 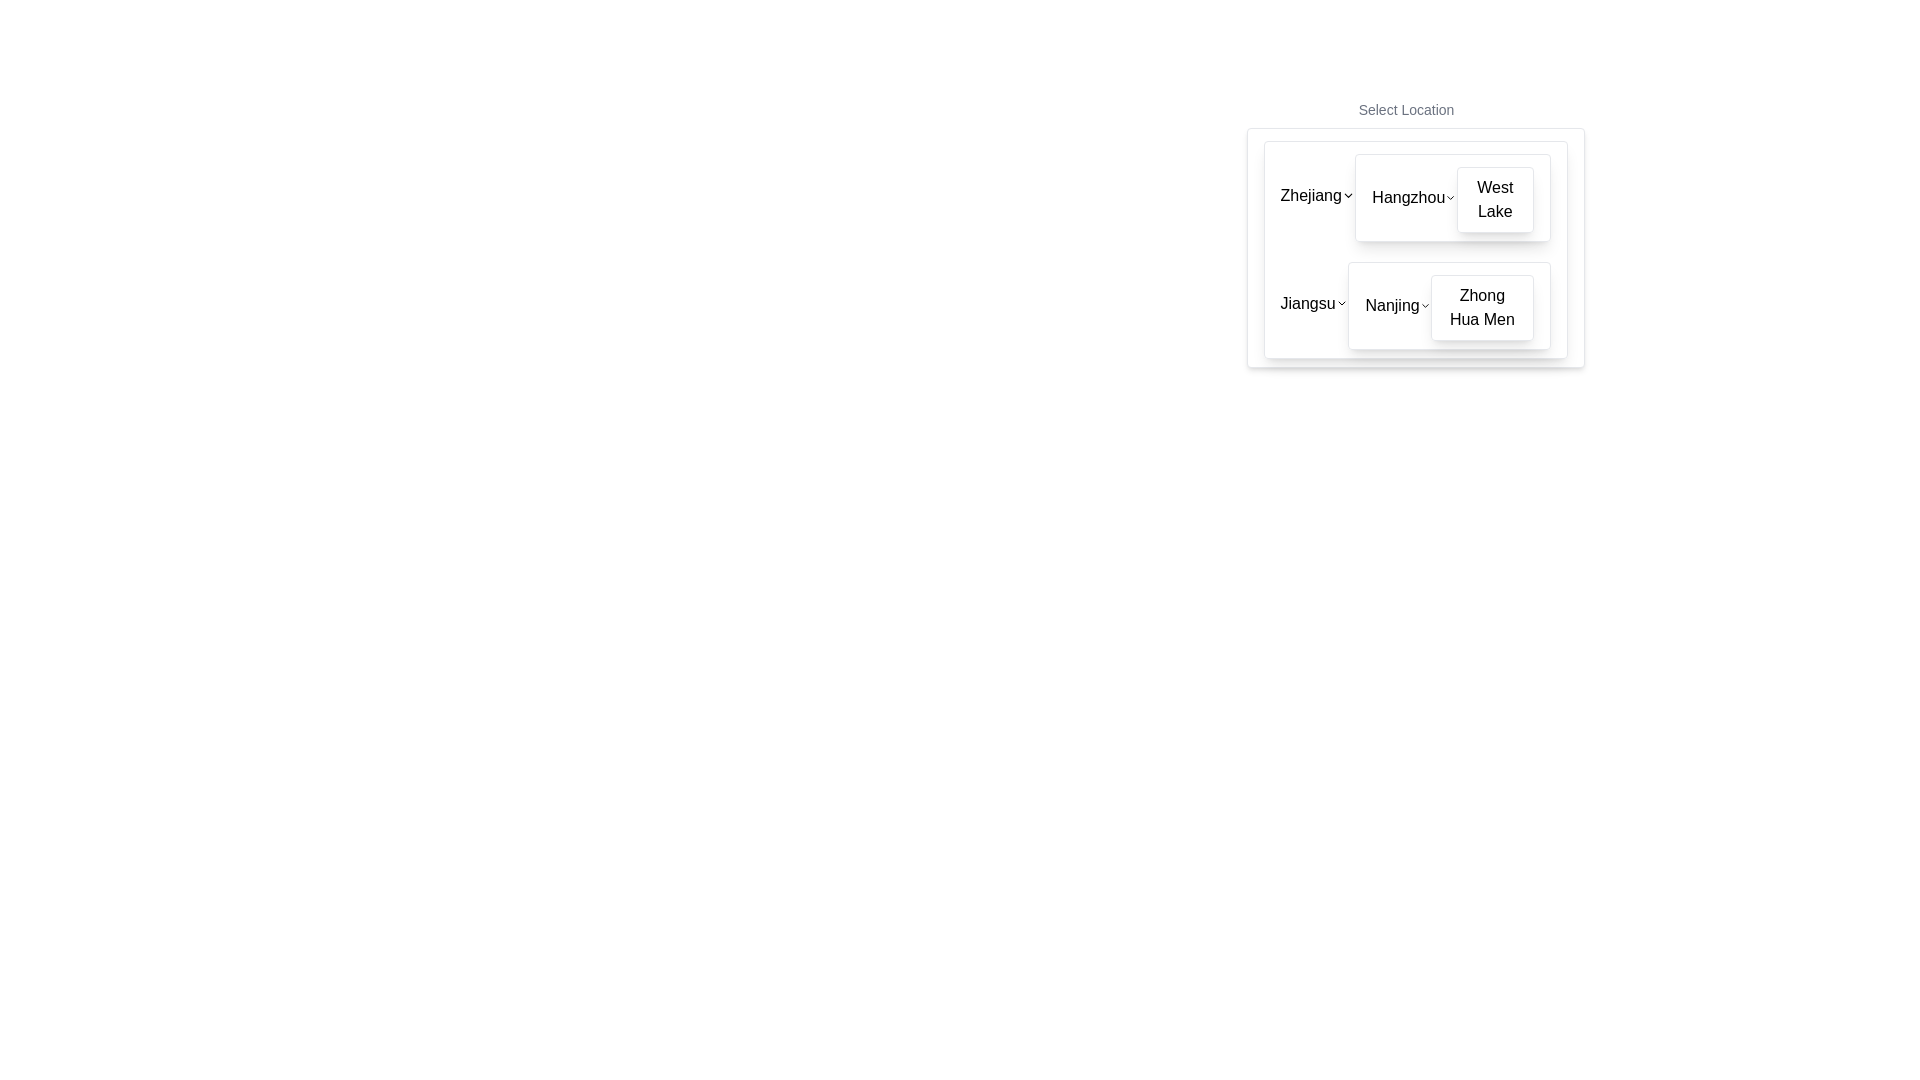 What do you see at coordinates (1342, 304) in the screenshot?
I see `the chevron downwards icon adjacent to the text 'Jiangsu'` at bounding box center [1342, 304].